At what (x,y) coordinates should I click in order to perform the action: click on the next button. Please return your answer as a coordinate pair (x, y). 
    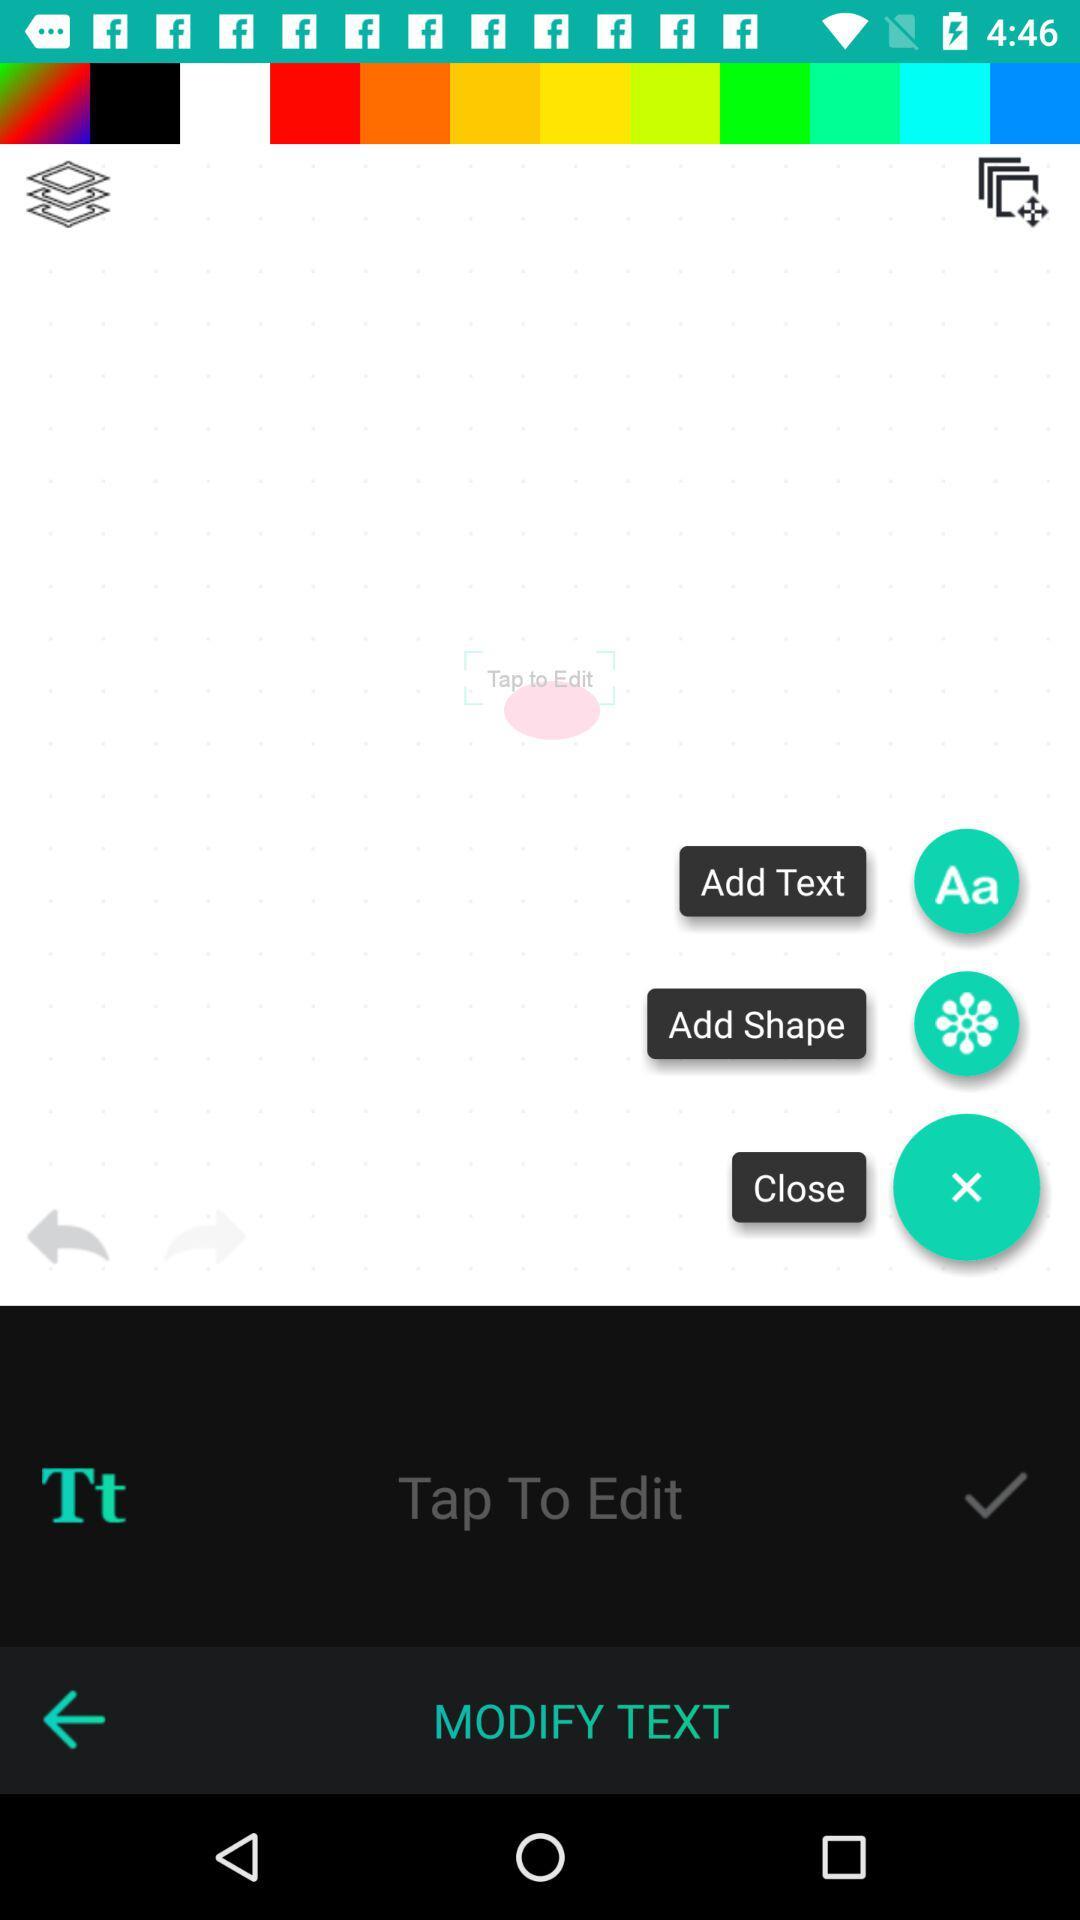
    Looking at the image, I should click on (204, 1237).